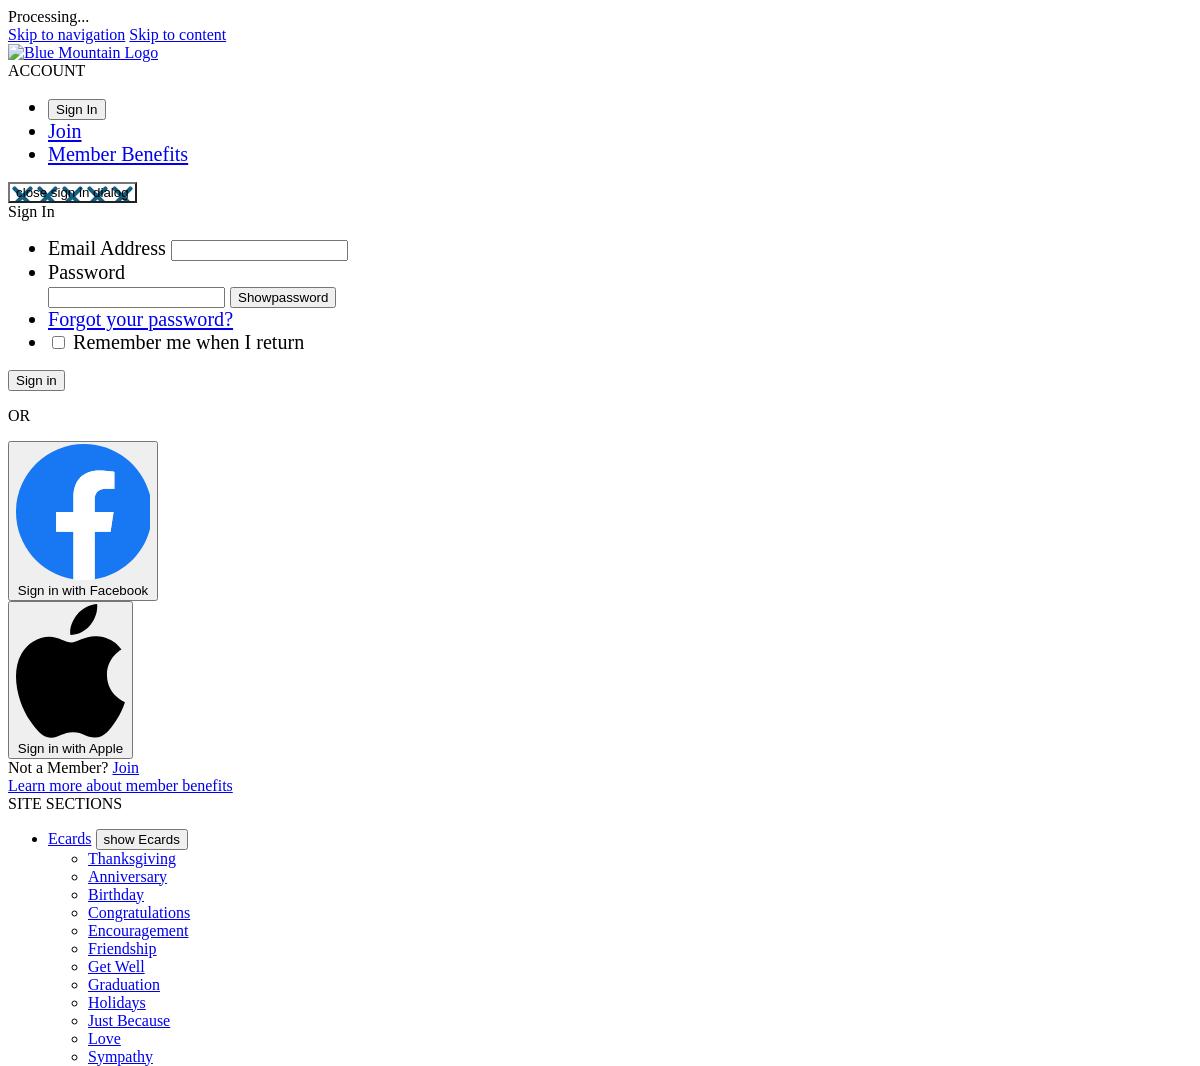  I want to click on 'Get Well', so click(116, 965).